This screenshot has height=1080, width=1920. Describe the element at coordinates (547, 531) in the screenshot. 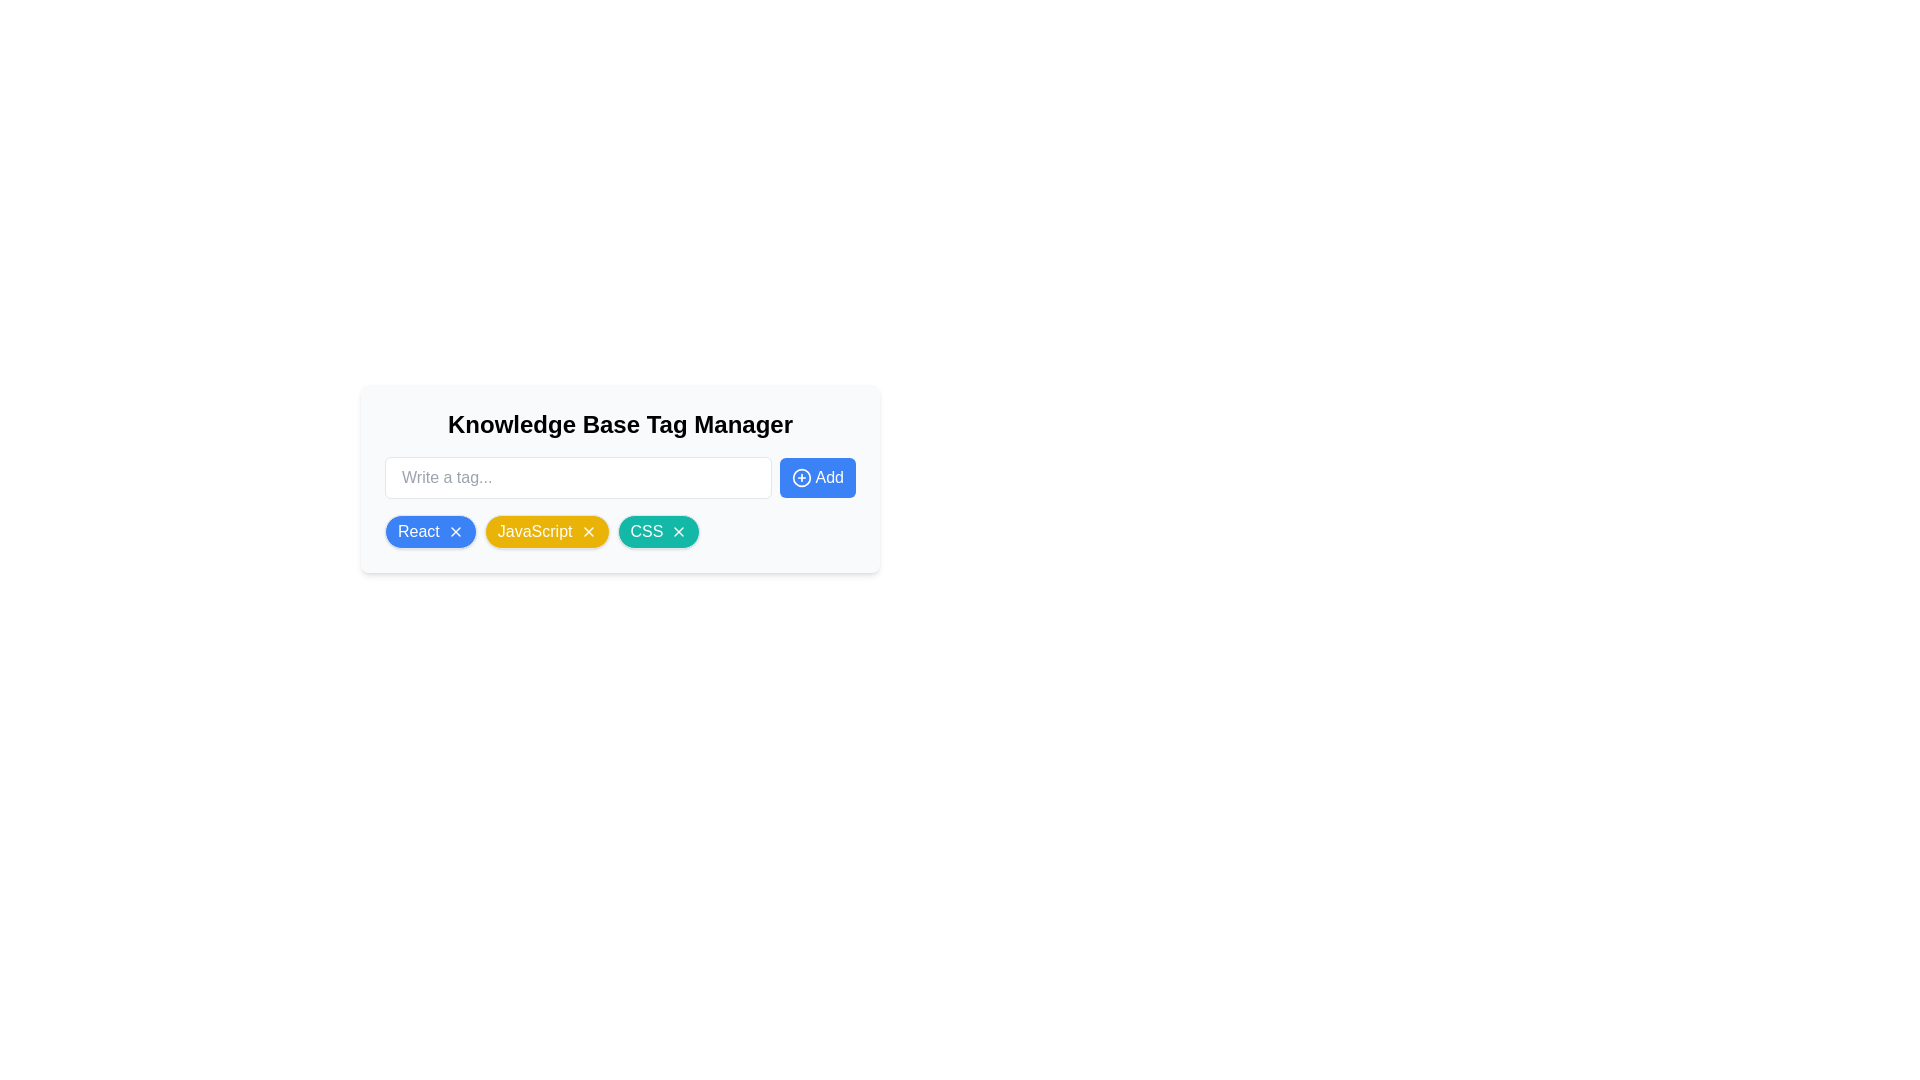

I see `the pill-shaped button labeled 'JavaScript' with a yellow background and white text` at that location.